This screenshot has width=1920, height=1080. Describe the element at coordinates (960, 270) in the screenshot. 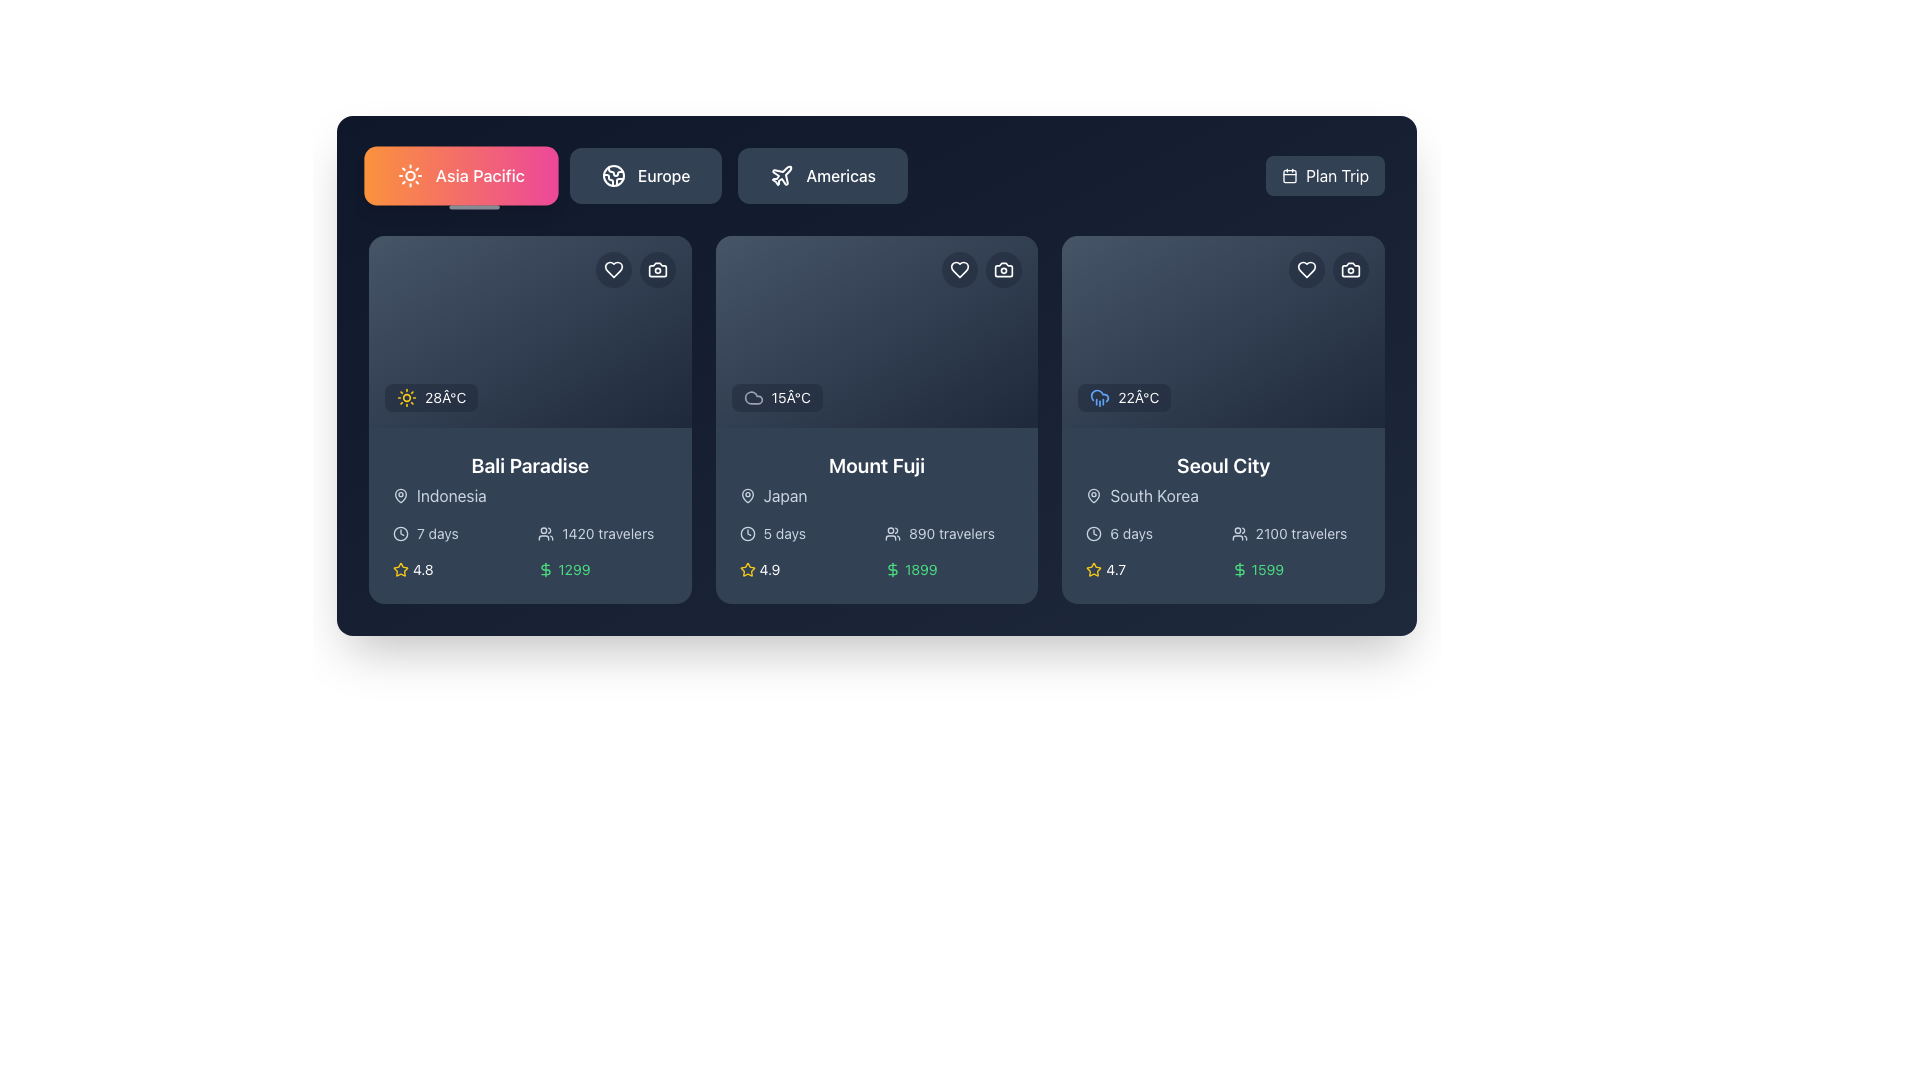

I see `the heart icon in the top-right corner of the 'Mount Fuji' card` at that location.